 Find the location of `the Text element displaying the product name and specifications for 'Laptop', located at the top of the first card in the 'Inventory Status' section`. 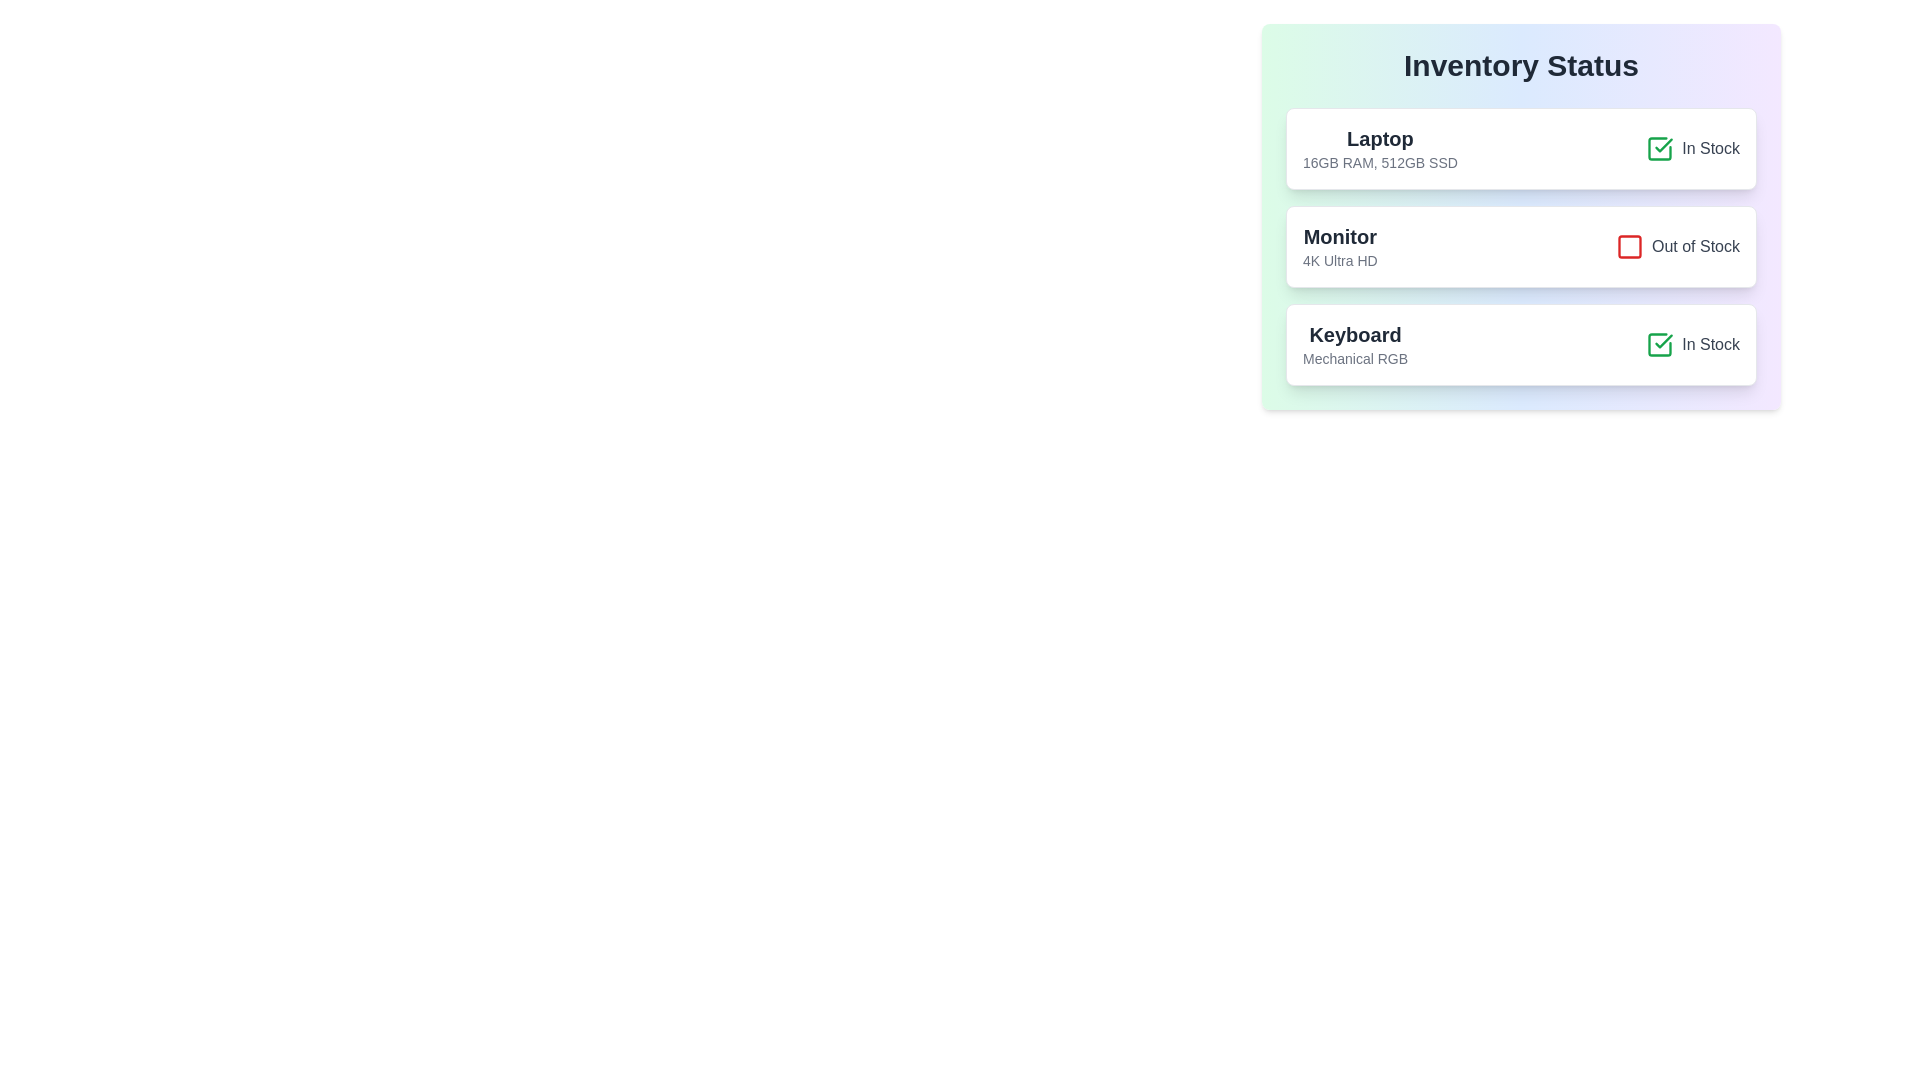

the Text element displaying the product name and specifications for 'Laptop', located at the top of the first card in the 'Inventory Status' section is located at coordinates (1379, 148).